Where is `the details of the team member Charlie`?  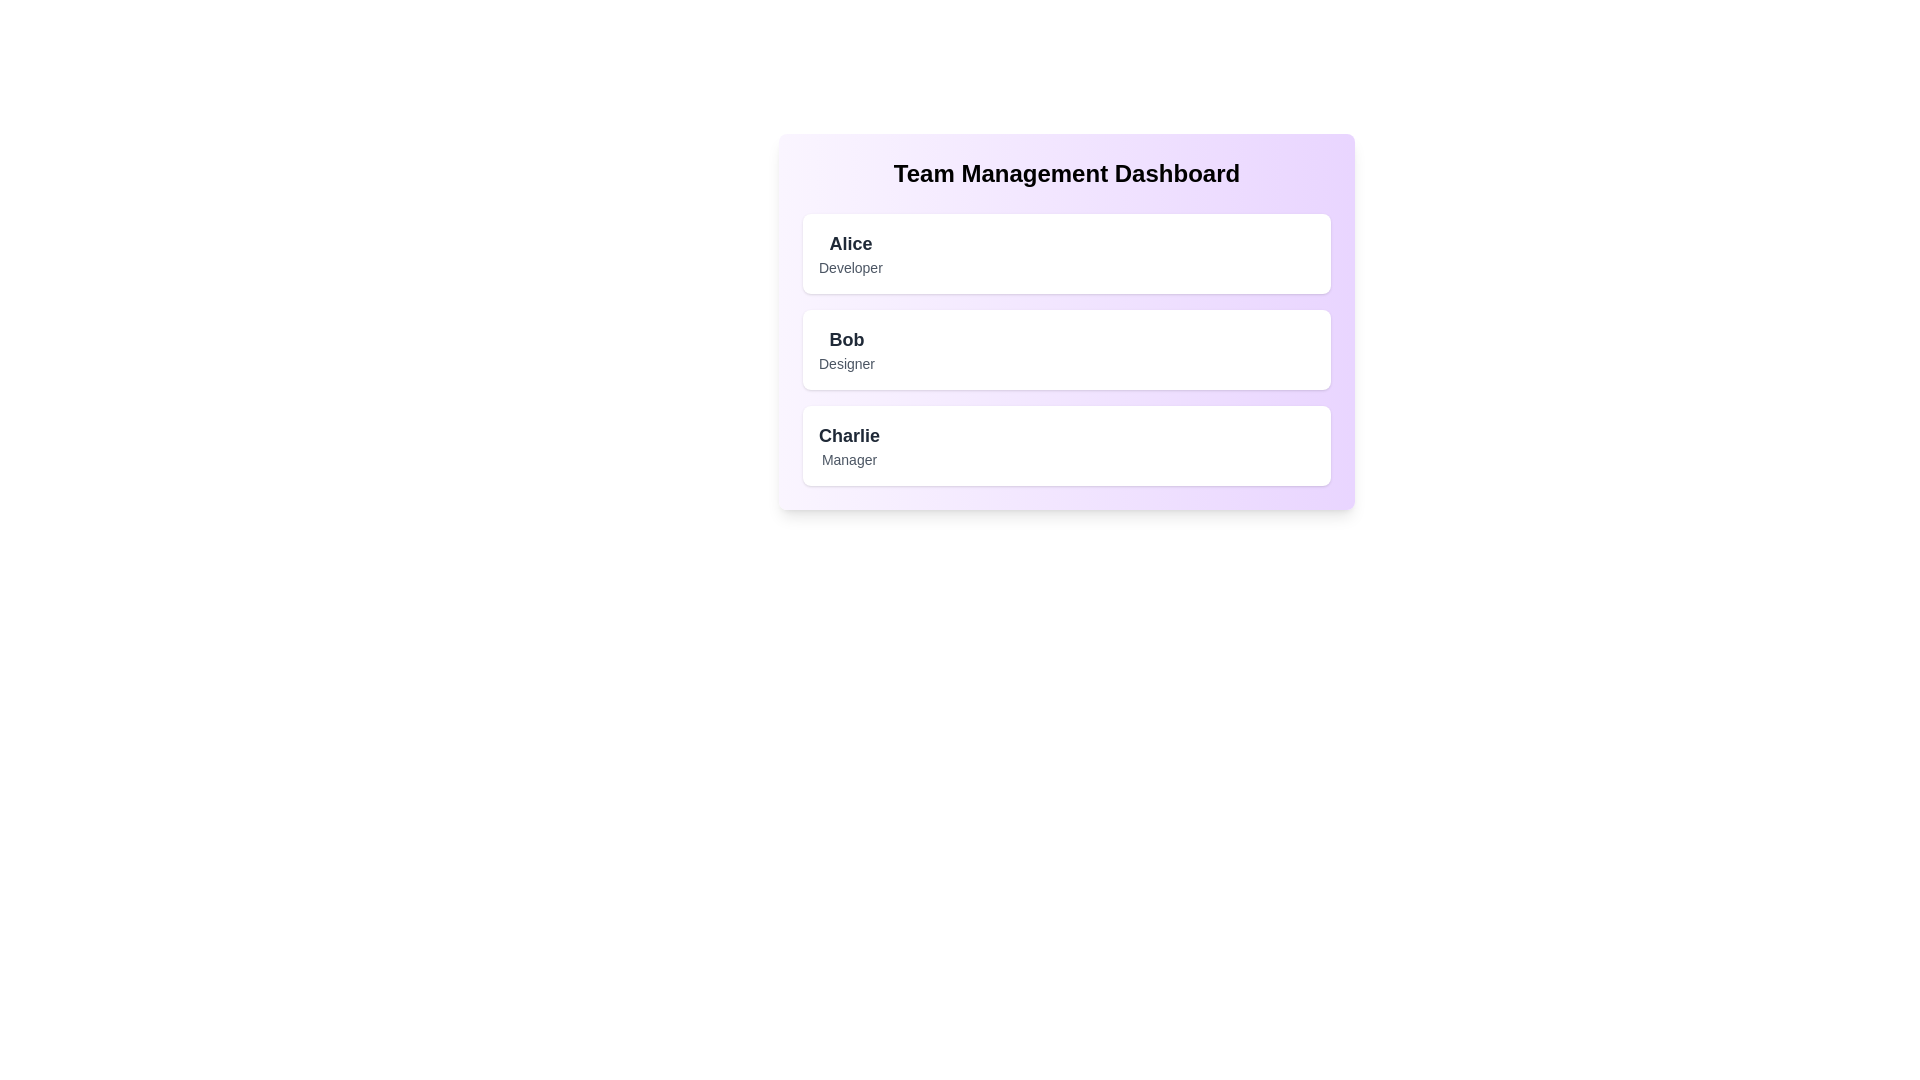
the details of the team member Charlie is located at coordinates (1065, 445).